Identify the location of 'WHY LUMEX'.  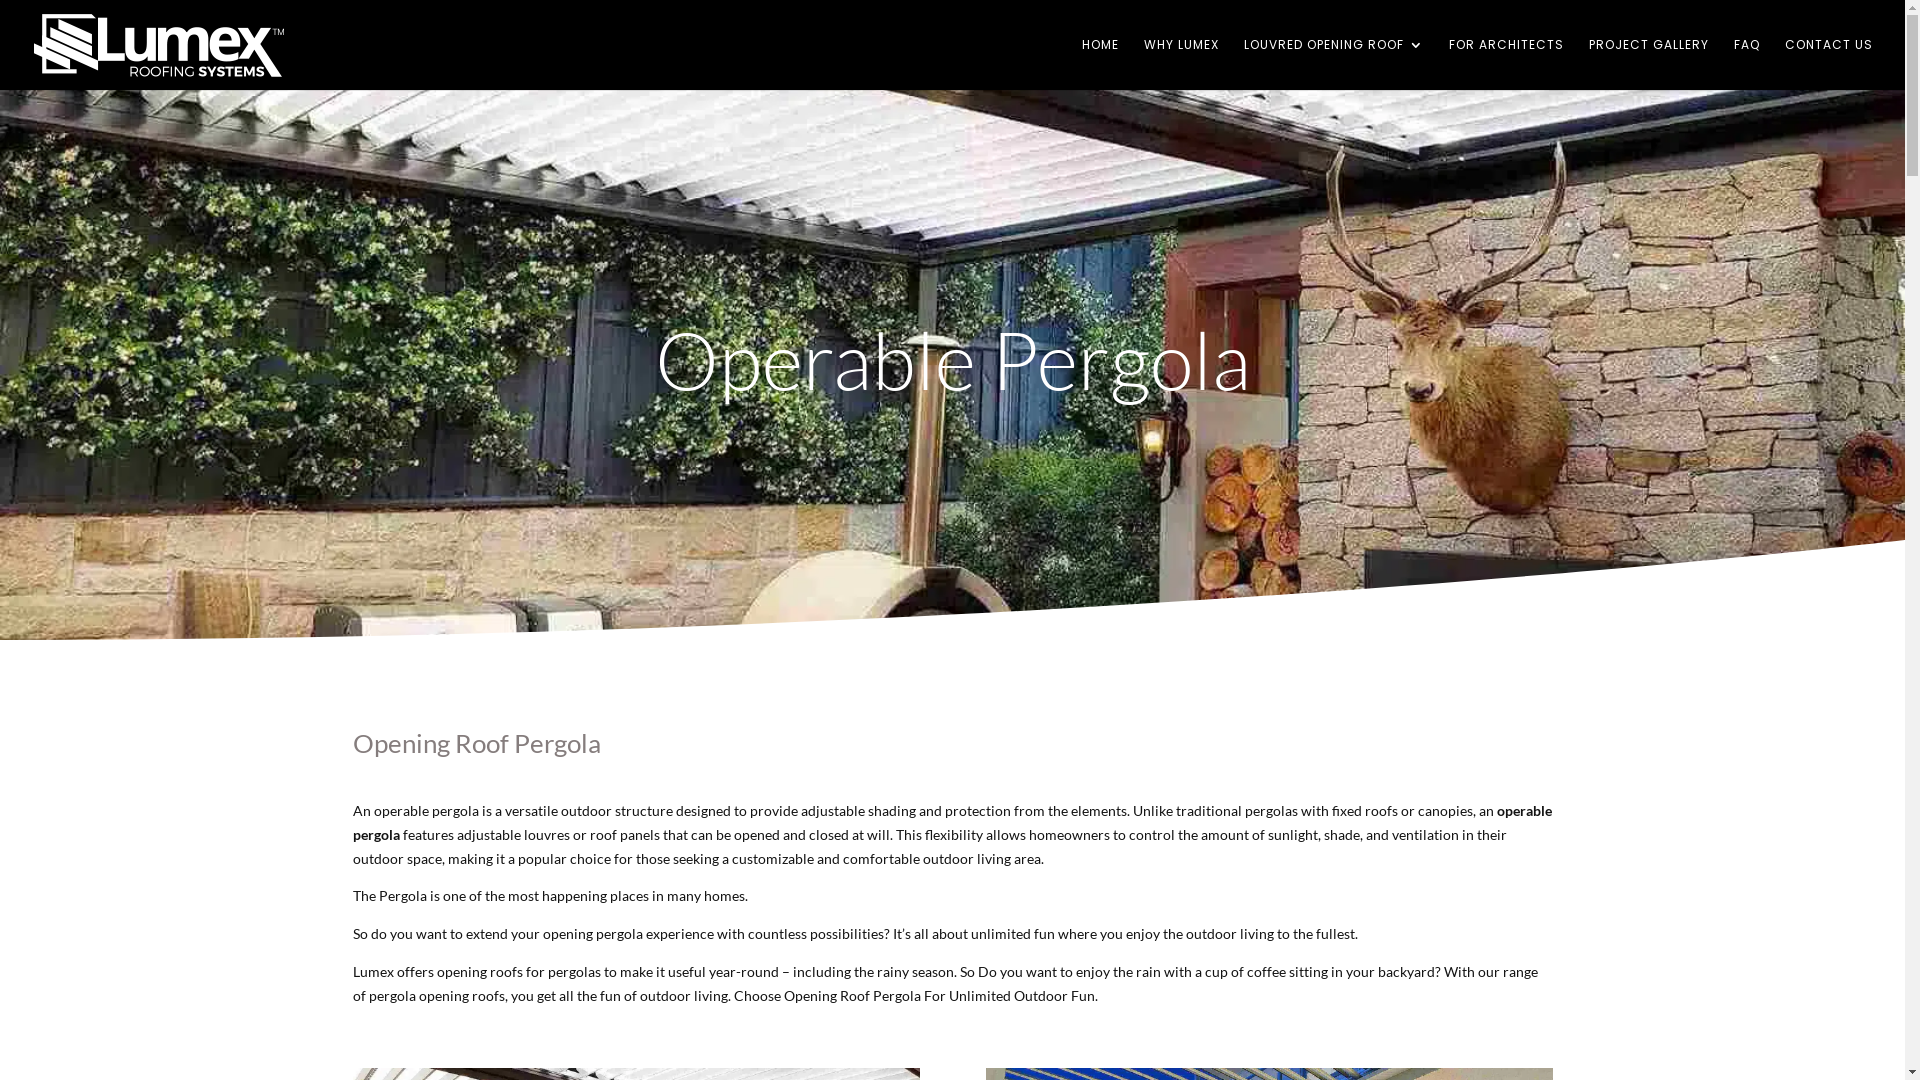
(1181, 63).